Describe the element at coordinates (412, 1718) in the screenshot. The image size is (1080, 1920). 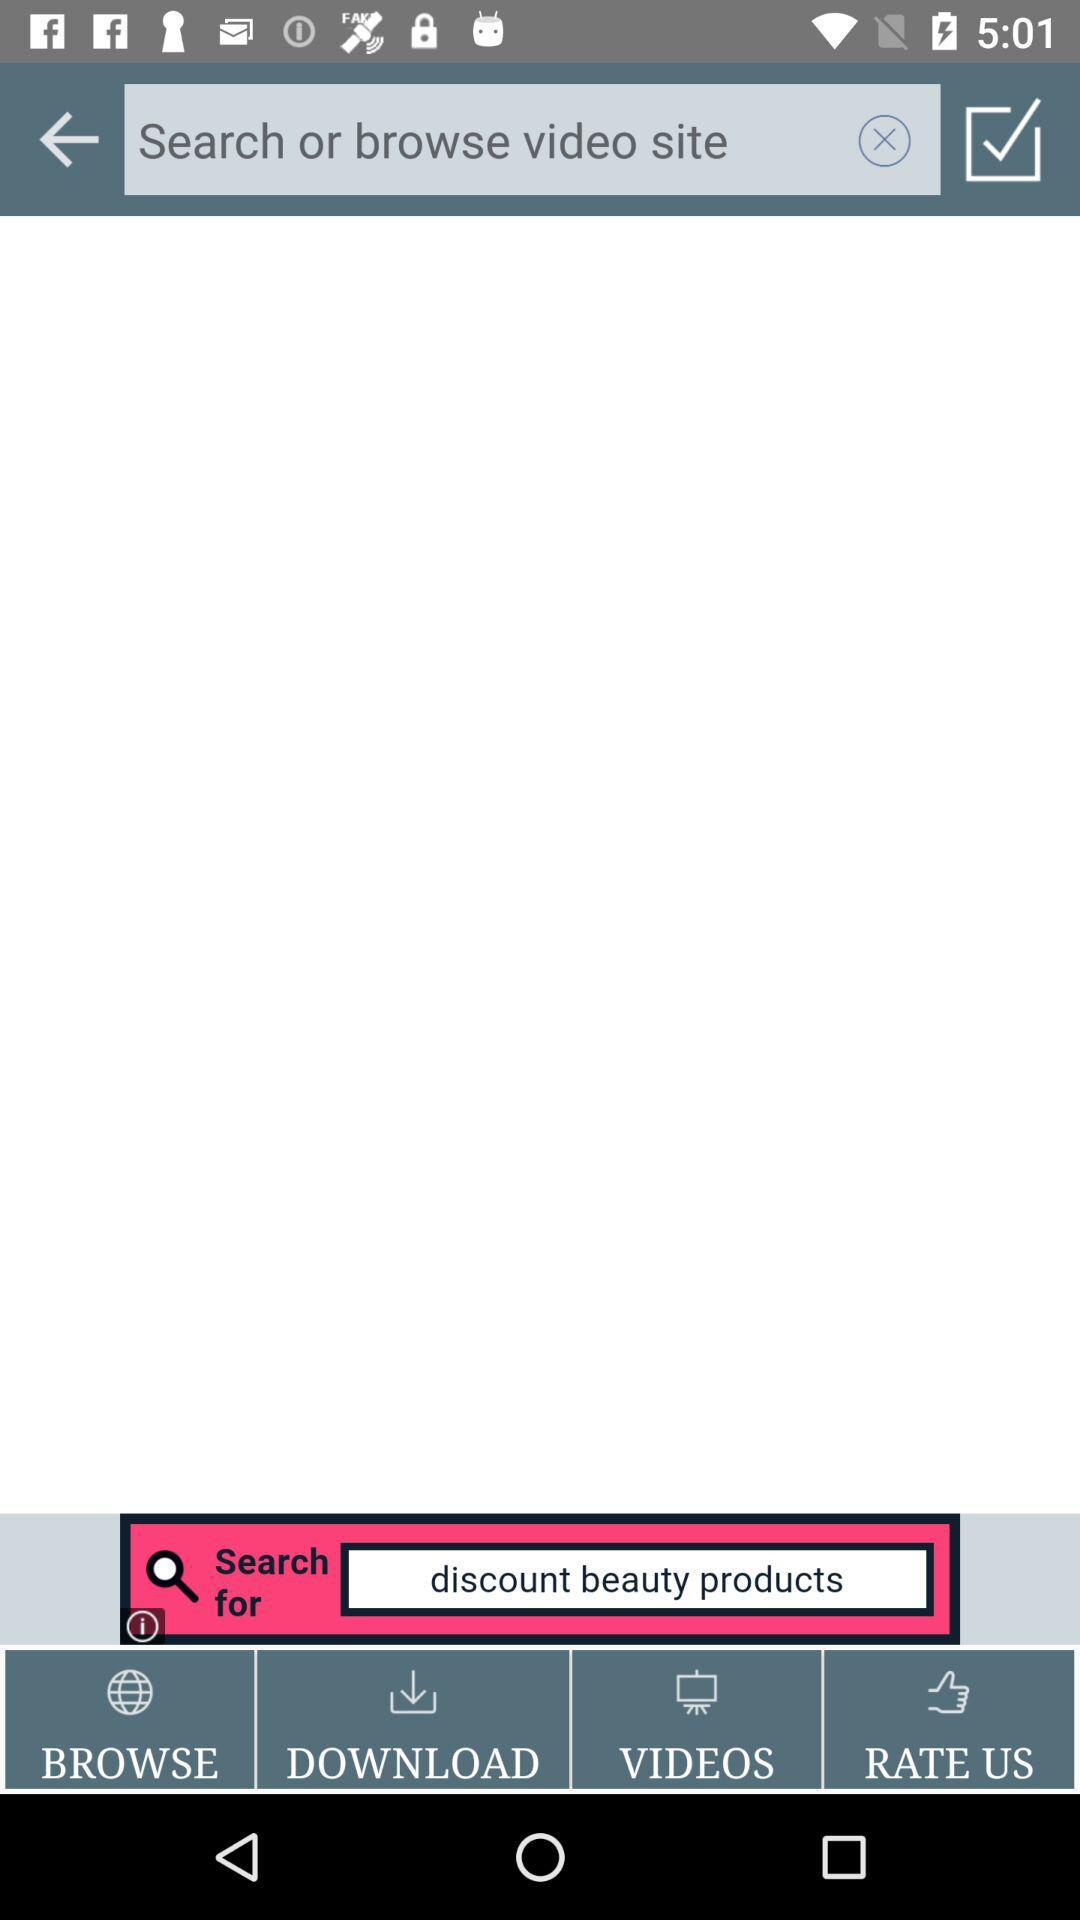
I see `the icon to the right of the browse item` at that location.